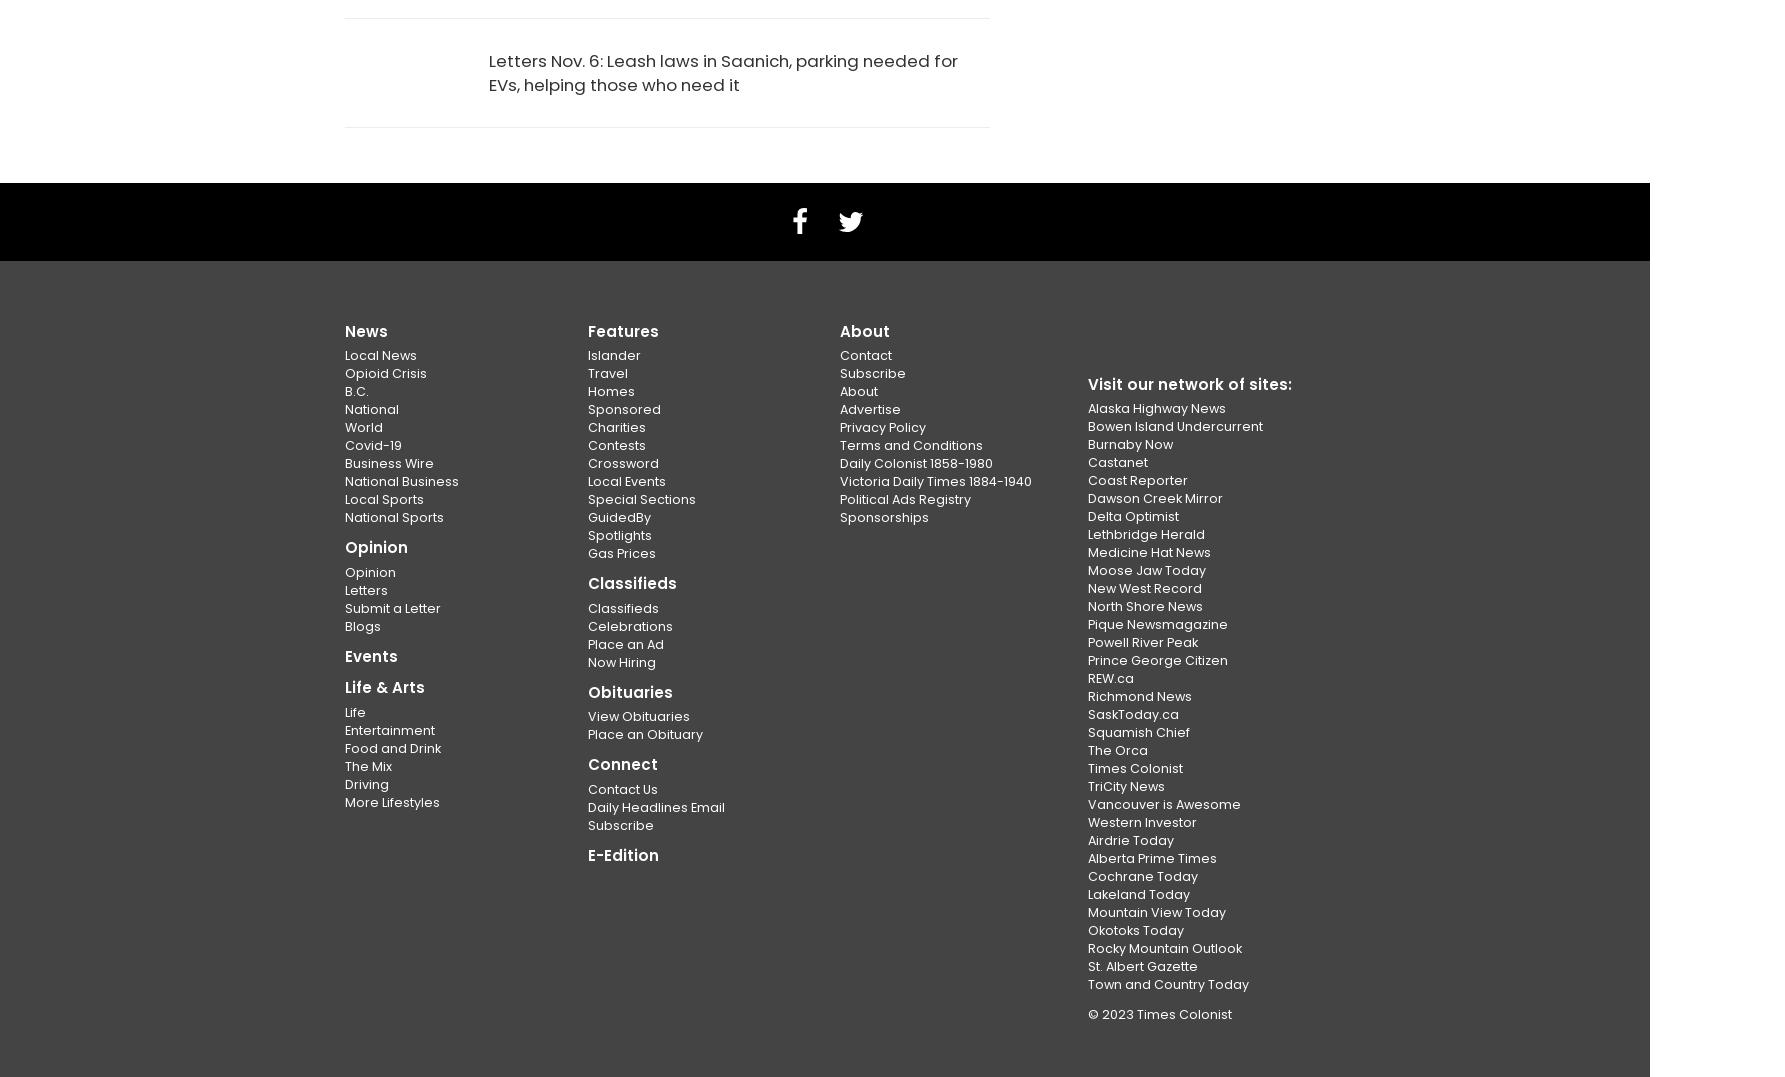 The image size is (1785, 1077). I want to click on 'Times Colonist', so click(1087, 767).